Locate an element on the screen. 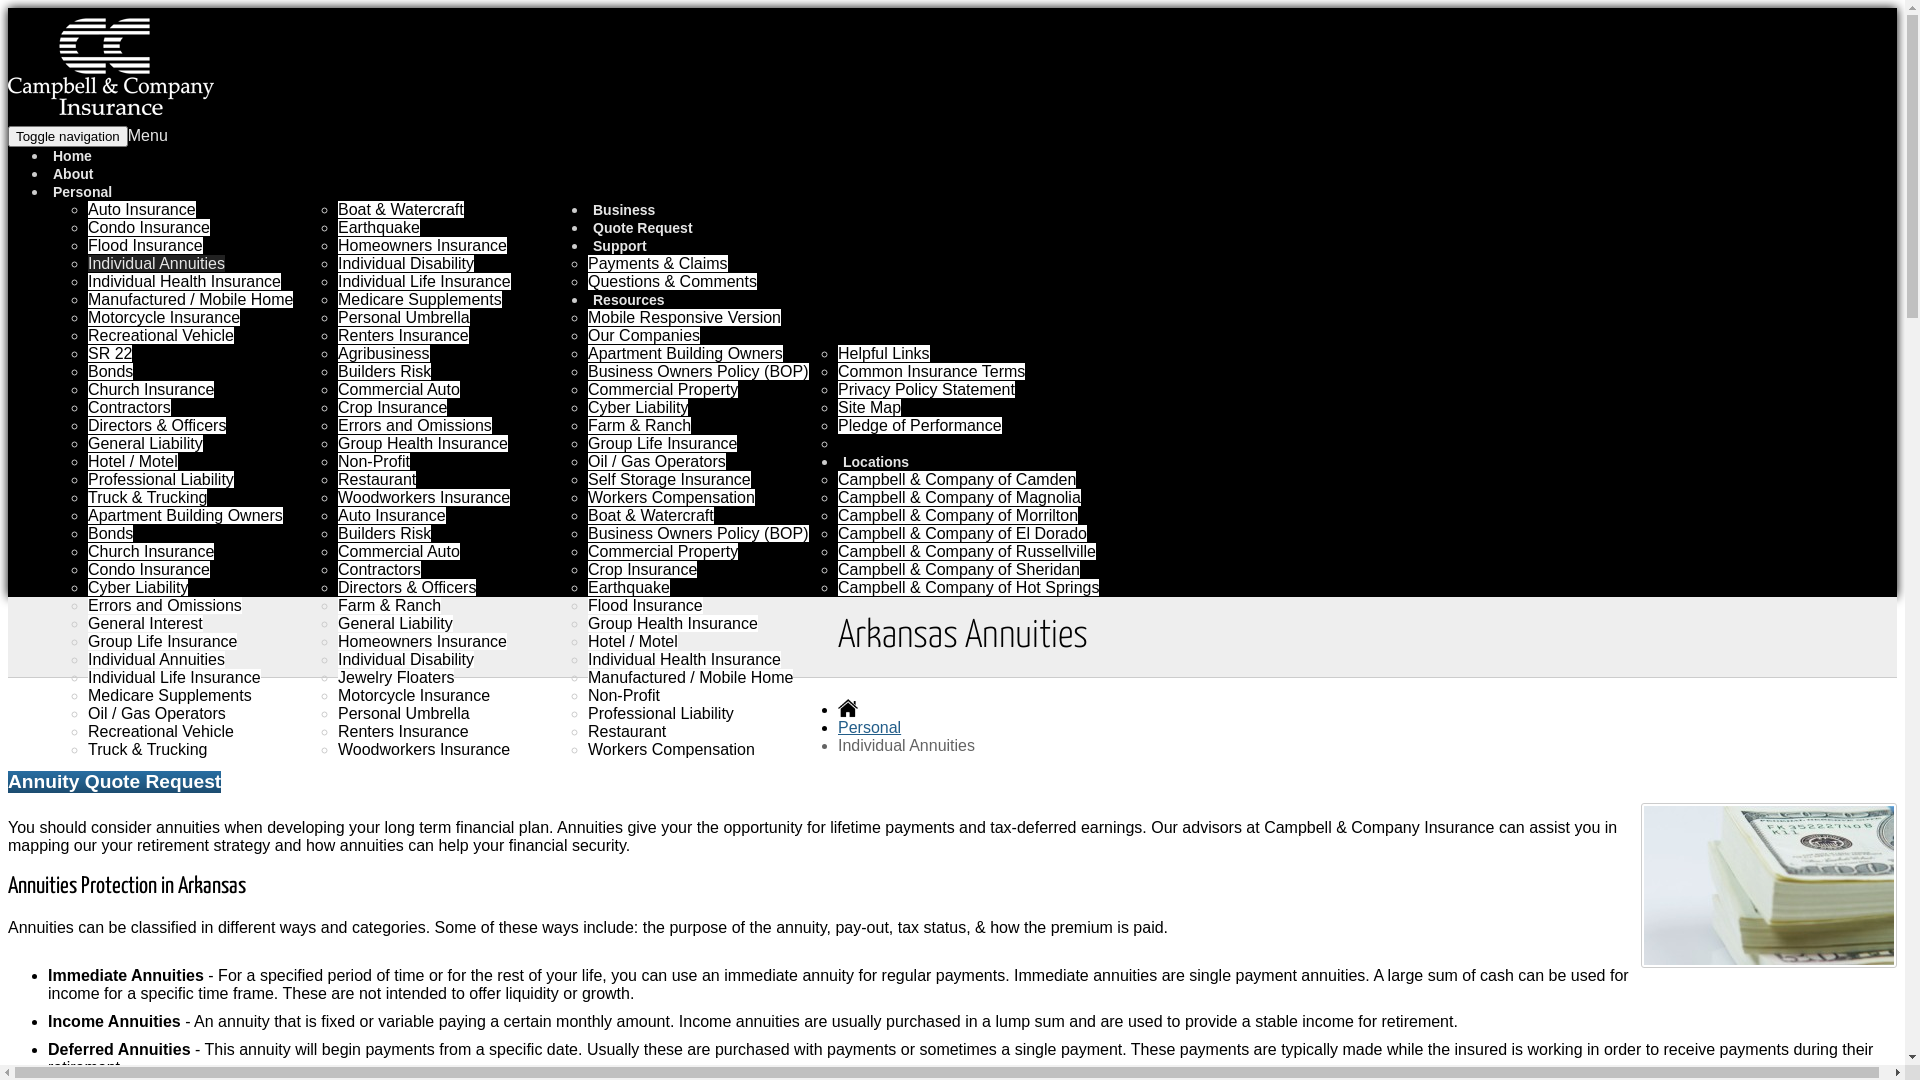 This screenshot has width=1920, height=1080. 'Campbell & Company of Camden' is located at coordinates (838, 479).